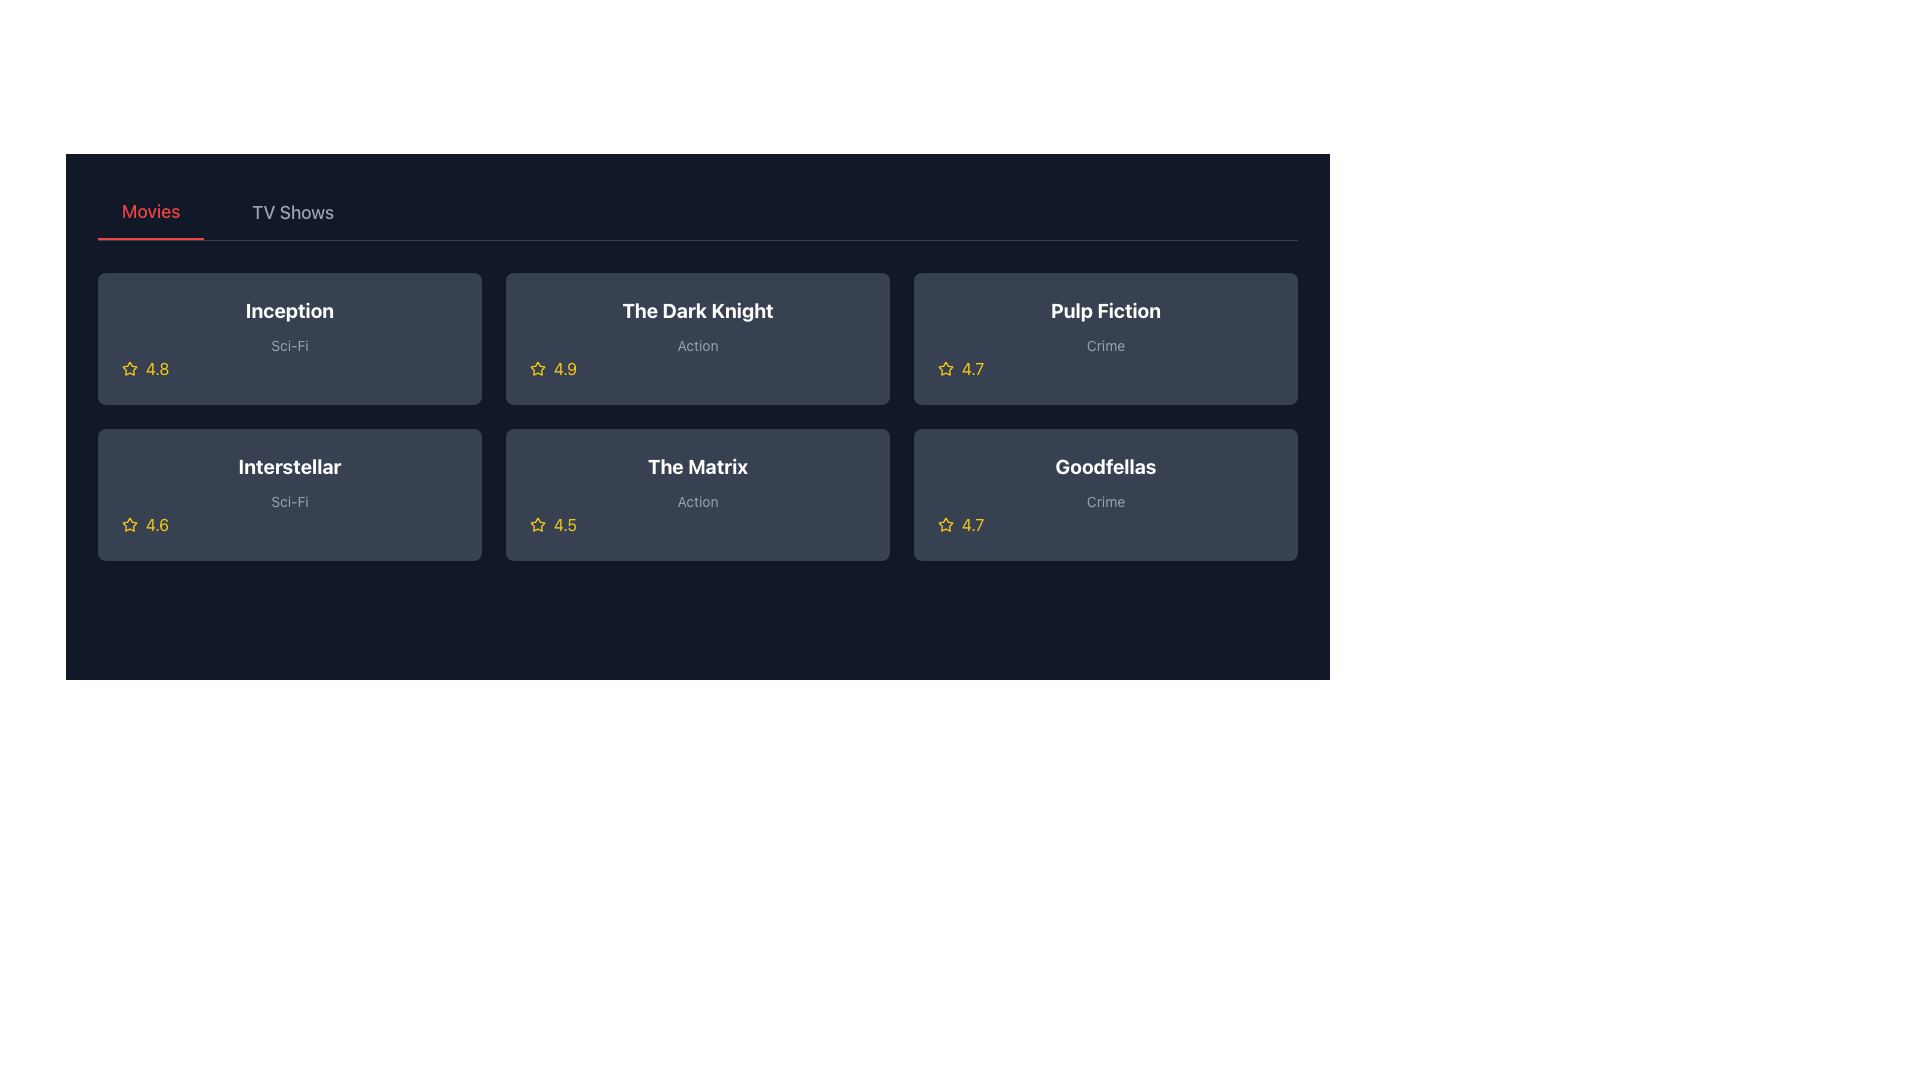  What do you see at coordinates (537, 523) in the screenshot?
I see `the star icon located in the bottom-left section of the card labeled 'The Matrix'` at bounding box center [537, 523].